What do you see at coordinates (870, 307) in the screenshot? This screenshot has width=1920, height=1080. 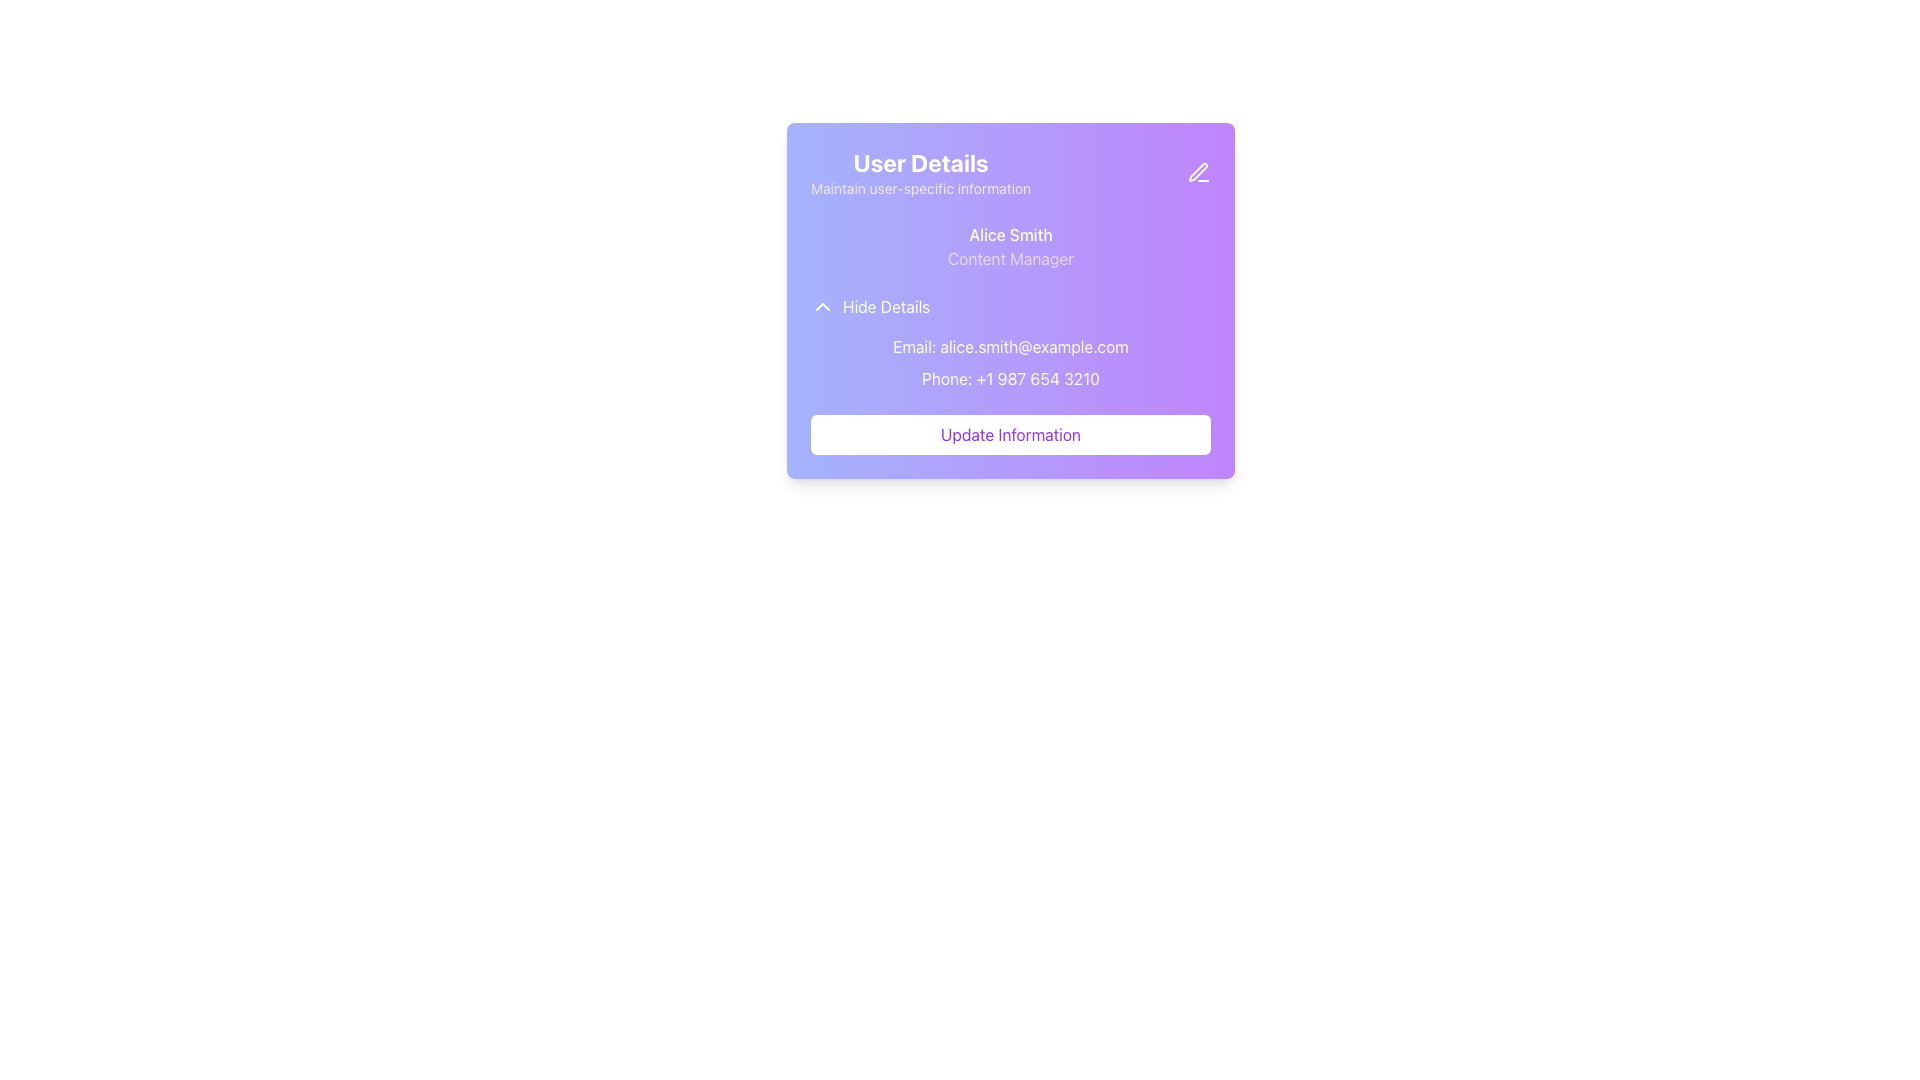 I see `the 'Hide Details' button, which is styled with a purple theme and includes an upward chevron icon, to hide the details below the user's name and title` at bounding box center [870, 307].